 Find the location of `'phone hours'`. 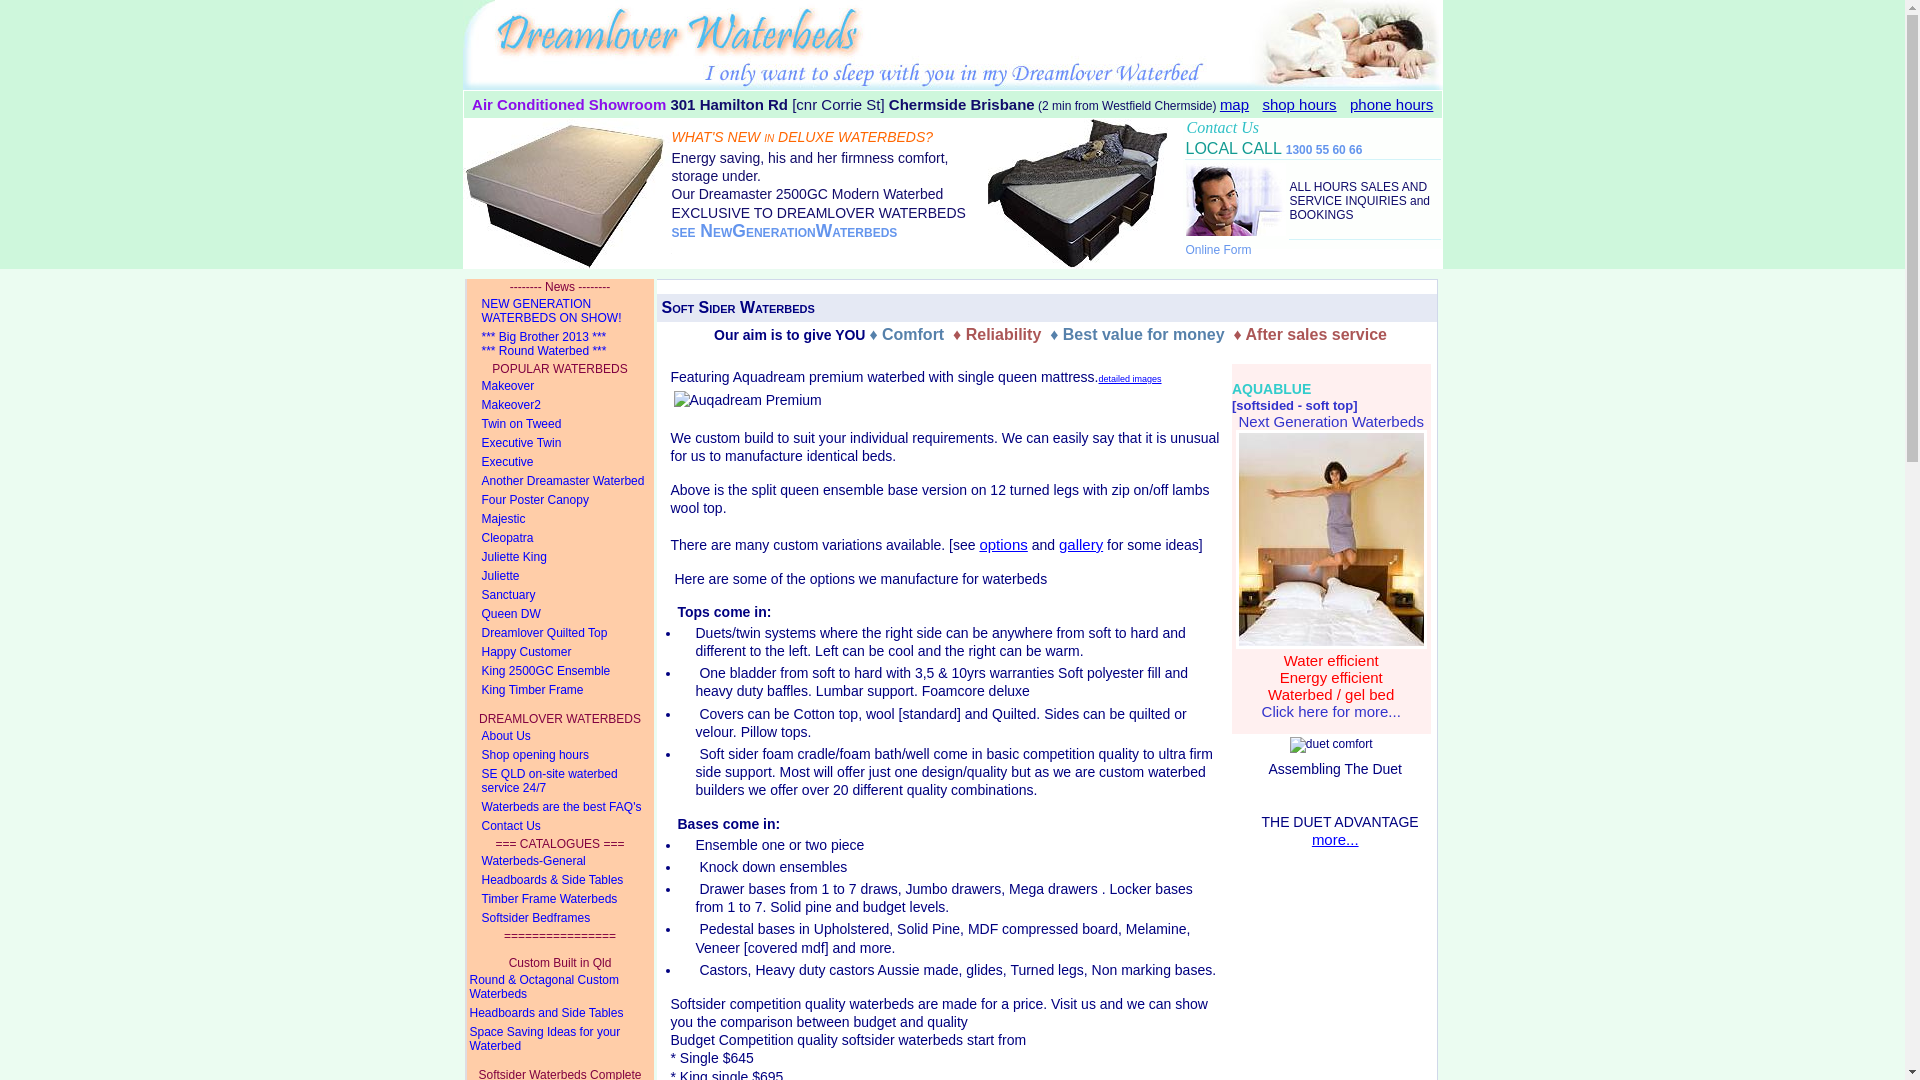

'phone hours' is located at coordinates (1390, 105).